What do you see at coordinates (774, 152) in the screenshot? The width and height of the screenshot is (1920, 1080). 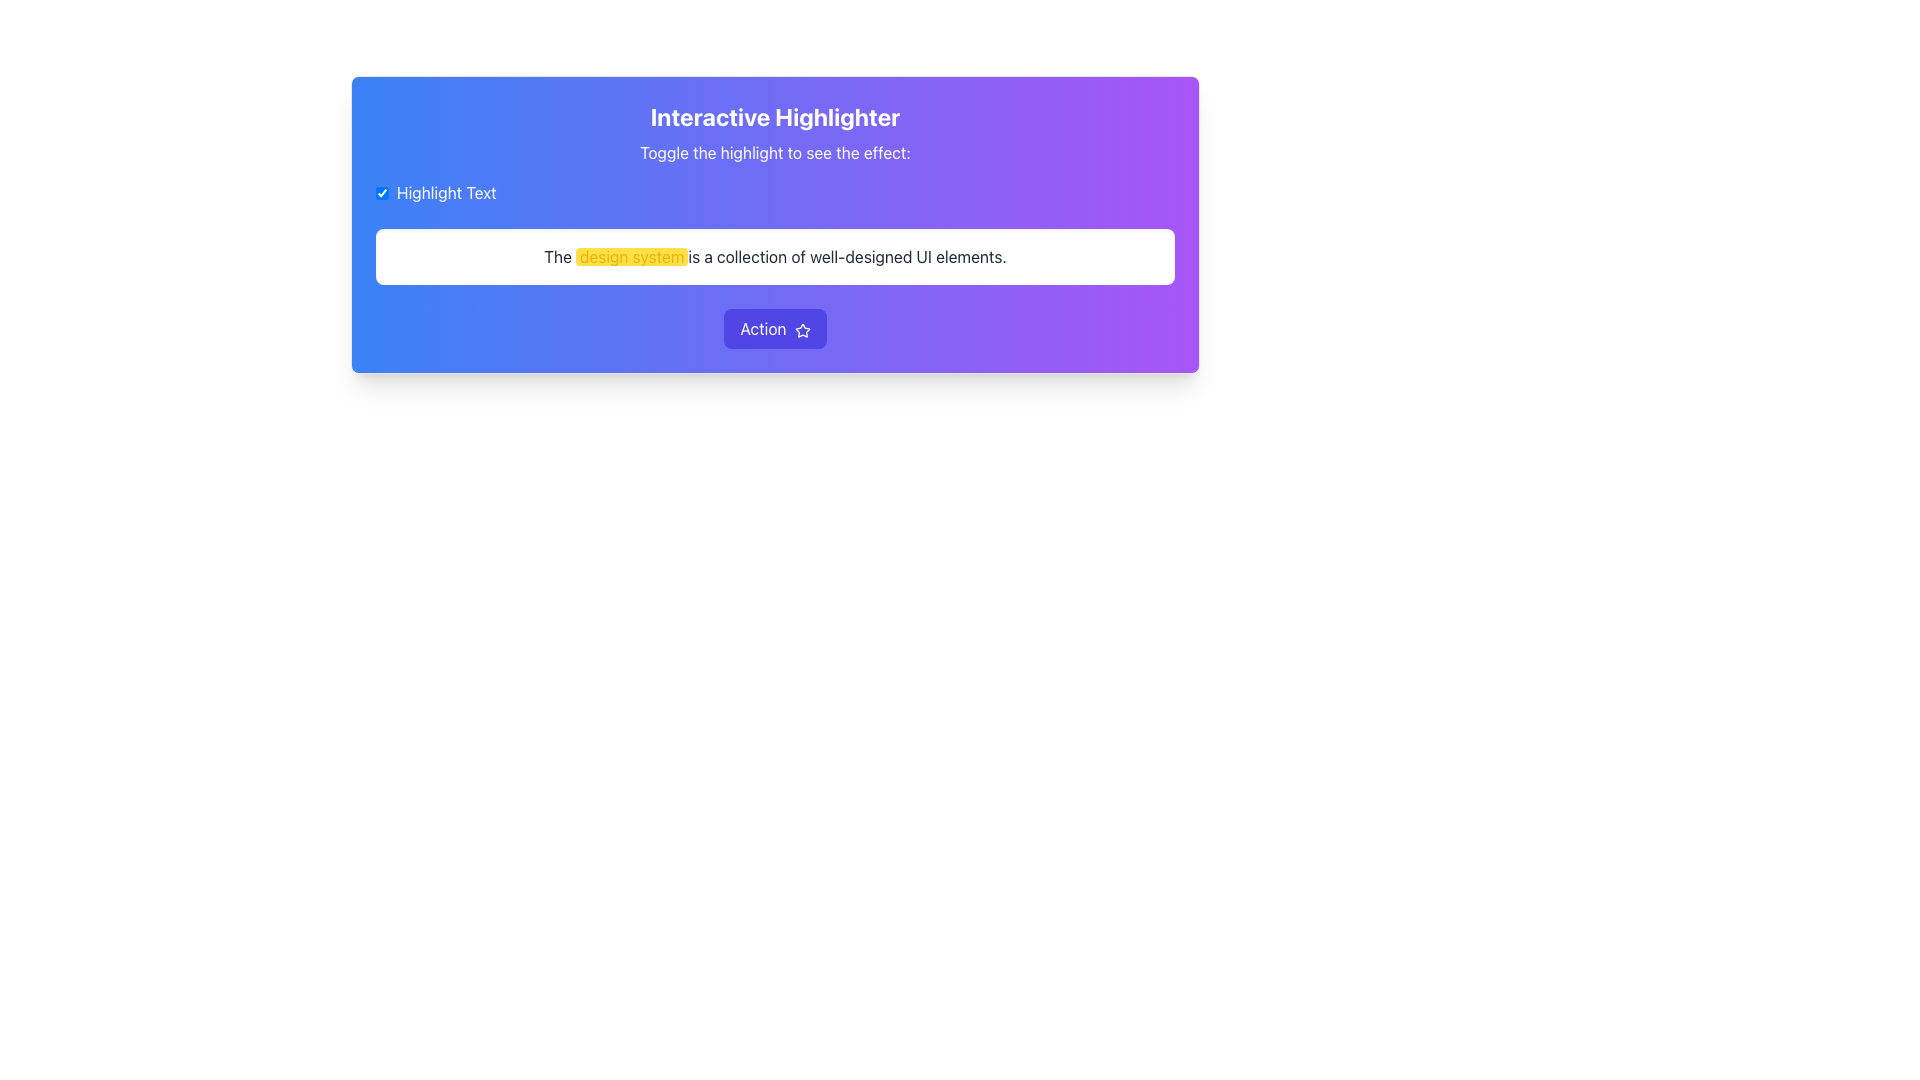 I see `static text label that provides instructions or descriptions, located below the 'Interactive Highlighter' header and above the 'Highlight Text' checkbox` at bounding box center [774, 152].